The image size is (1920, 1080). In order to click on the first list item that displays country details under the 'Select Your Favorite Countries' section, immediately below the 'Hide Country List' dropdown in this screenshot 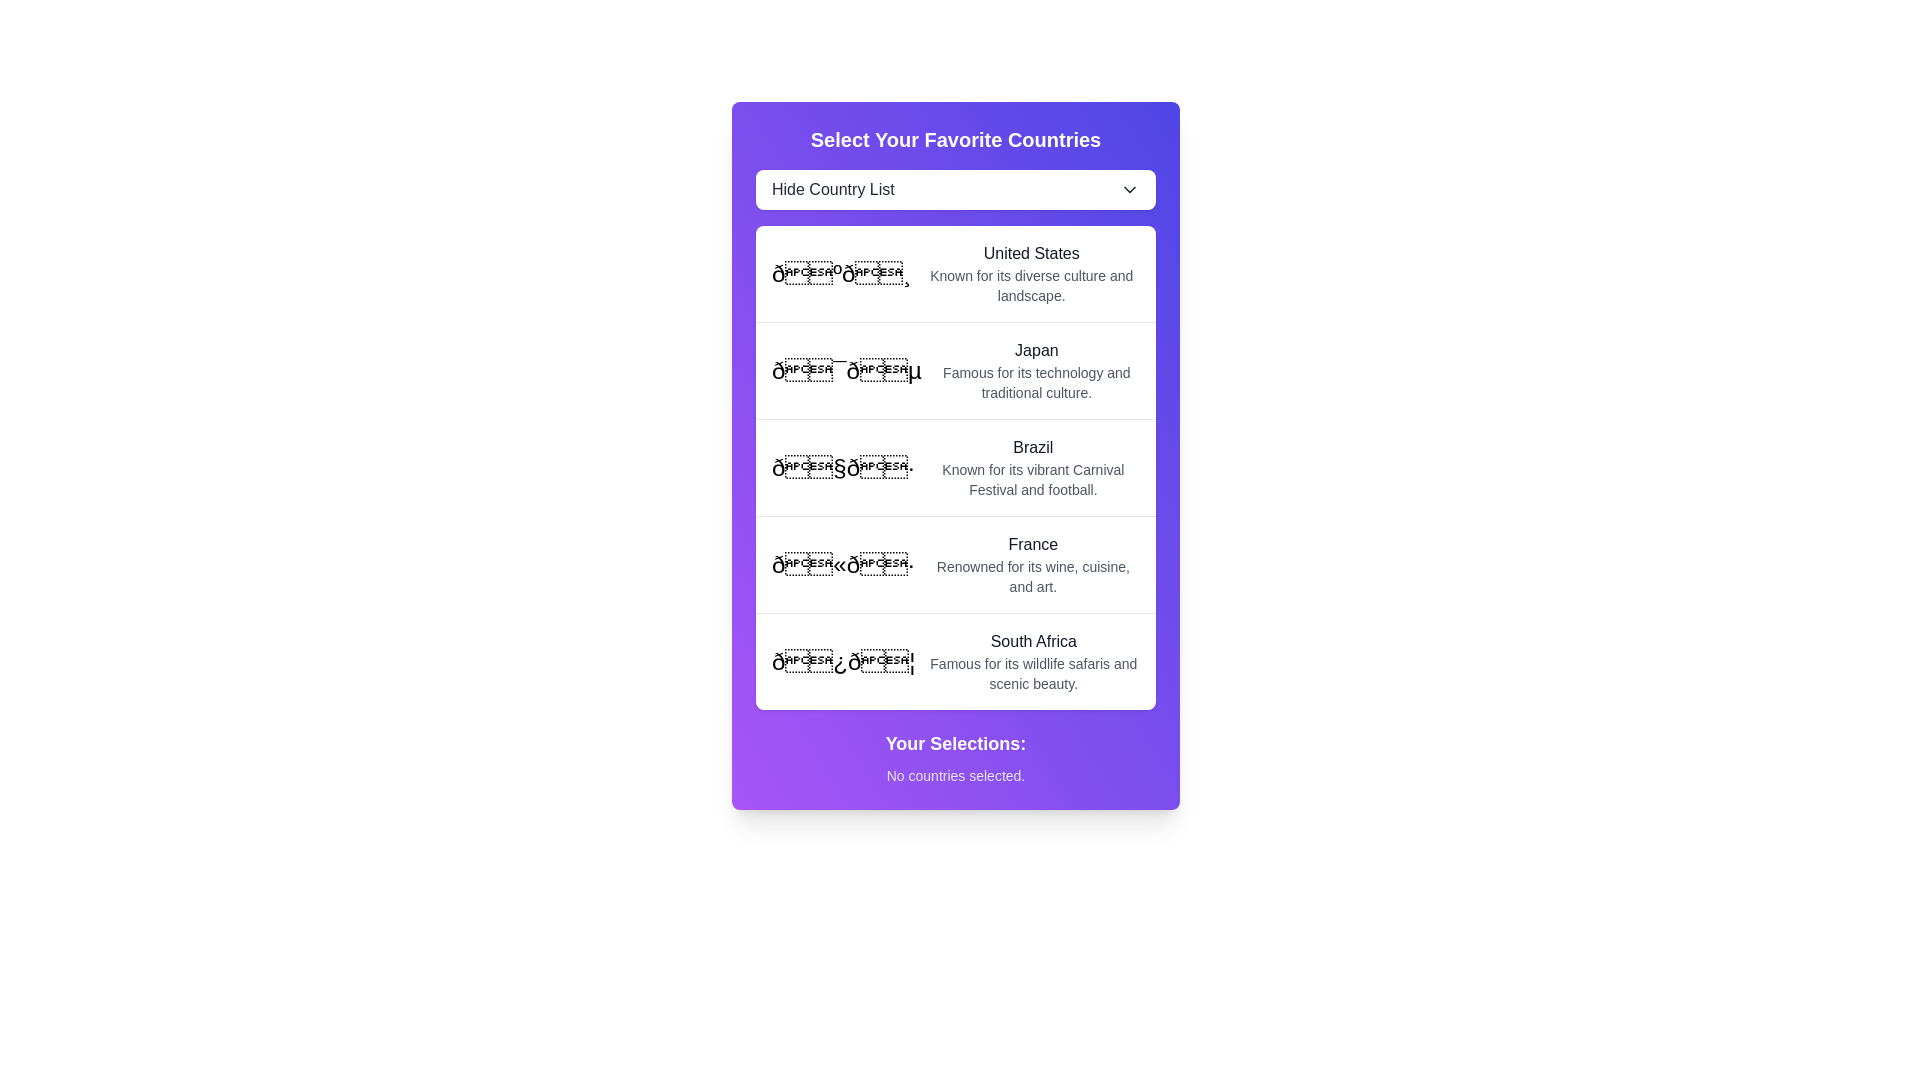, I will do `click(954, 273)`.